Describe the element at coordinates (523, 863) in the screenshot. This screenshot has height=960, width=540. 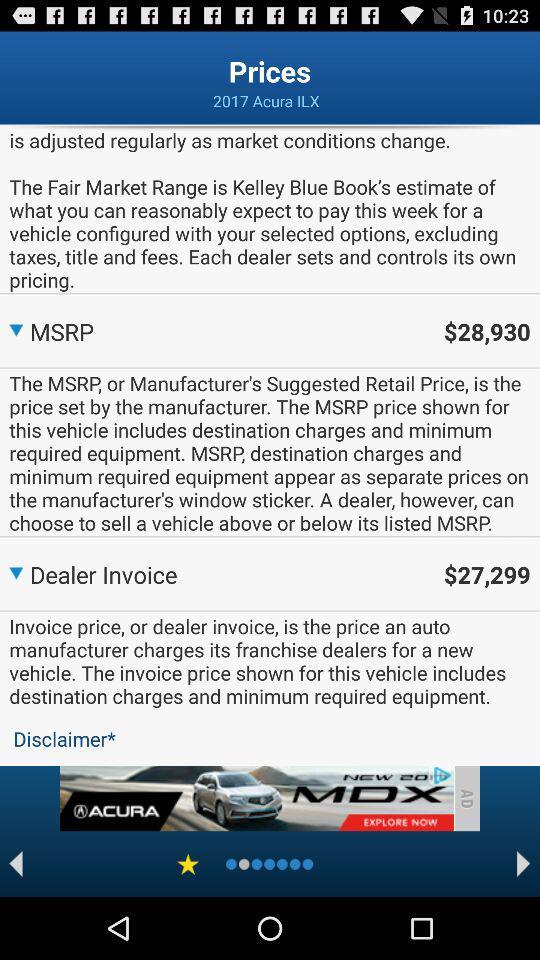
I see `next button` at that location.